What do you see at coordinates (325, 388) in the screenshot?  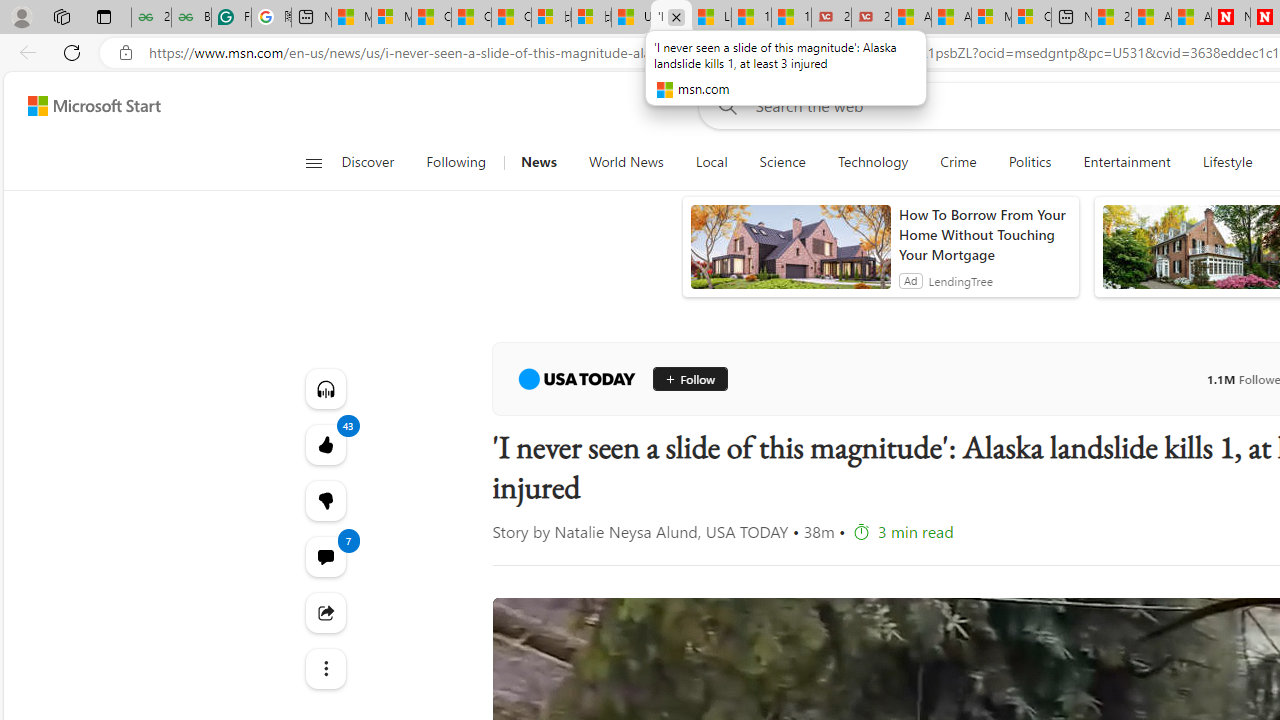 I see `'Listen to this article'` at bounding box center [325, 388].